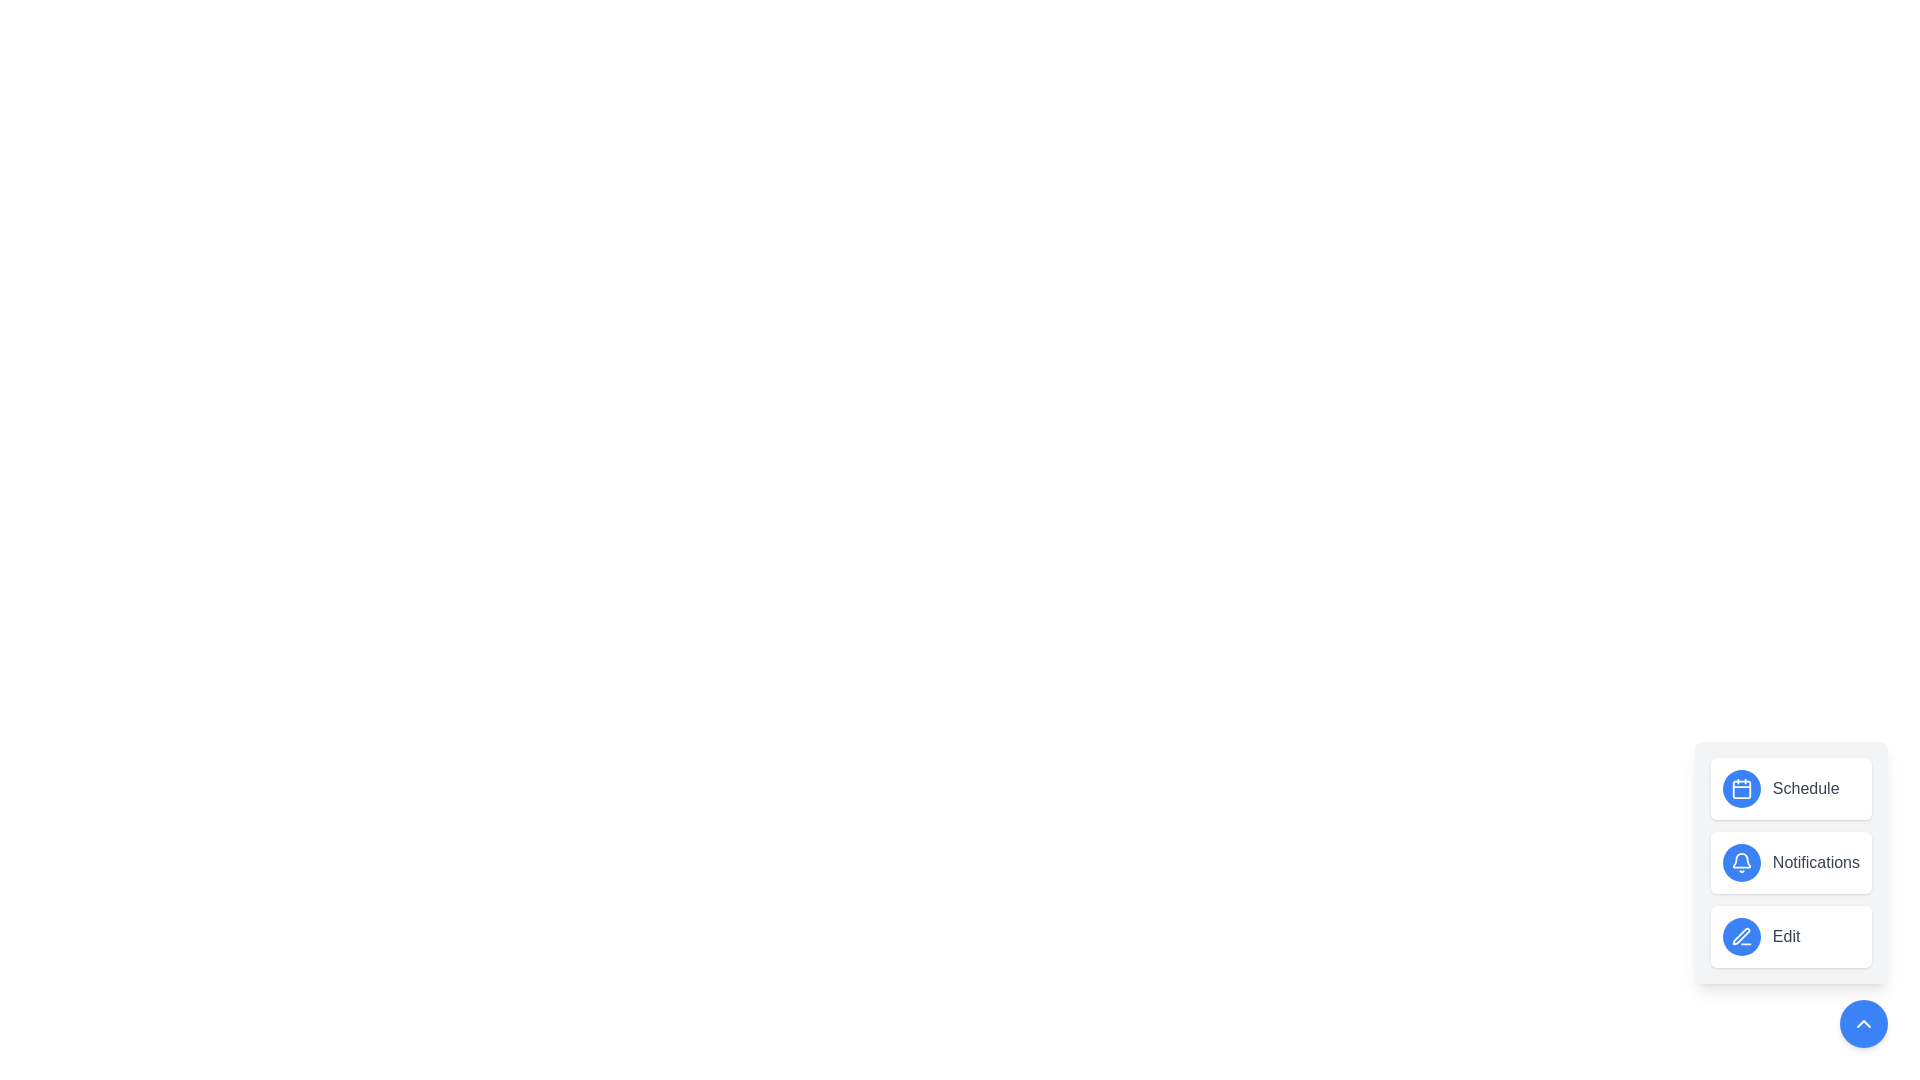 The image size is (1920, 1080). I want to click on the 'Edit' button to select the 'Edit' option, so click(1791, 937).